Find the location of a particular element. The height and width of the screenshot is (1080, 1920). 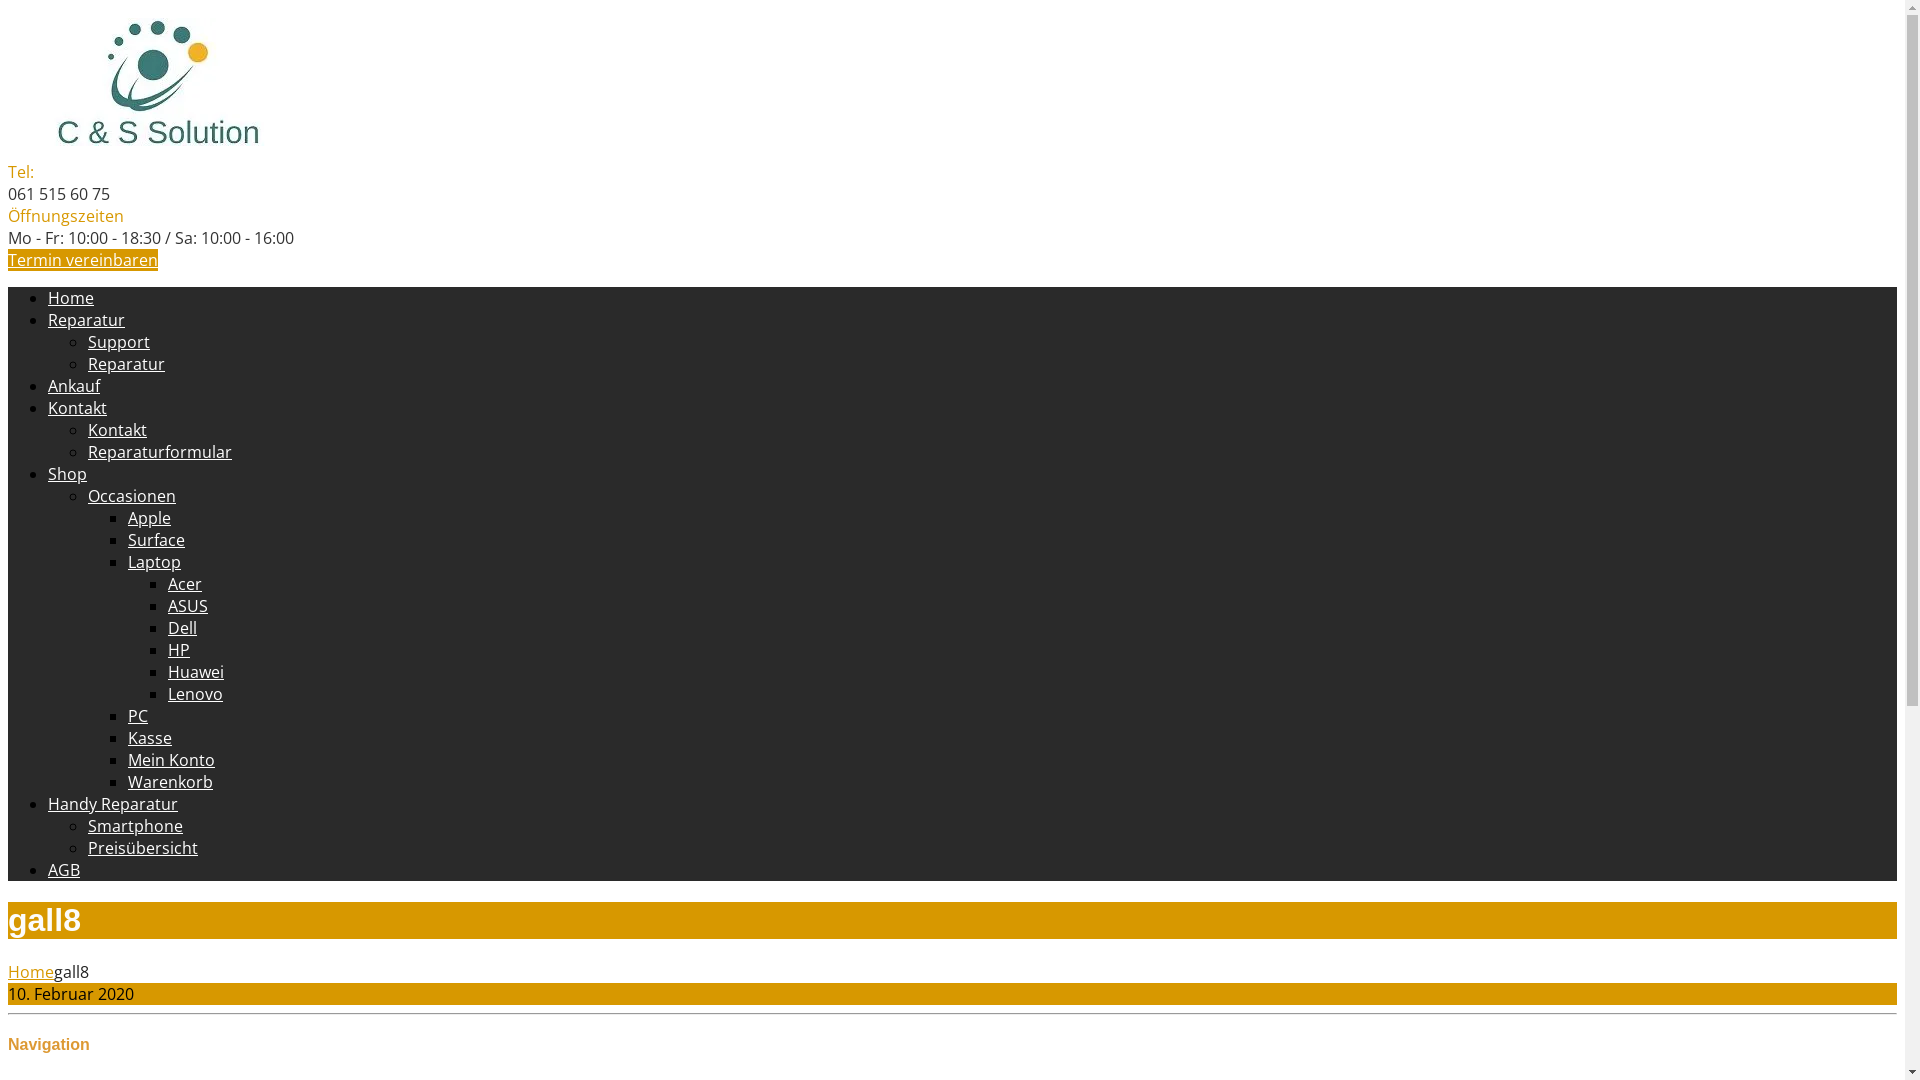

'Laptop' is located at coordinates (153, 562).